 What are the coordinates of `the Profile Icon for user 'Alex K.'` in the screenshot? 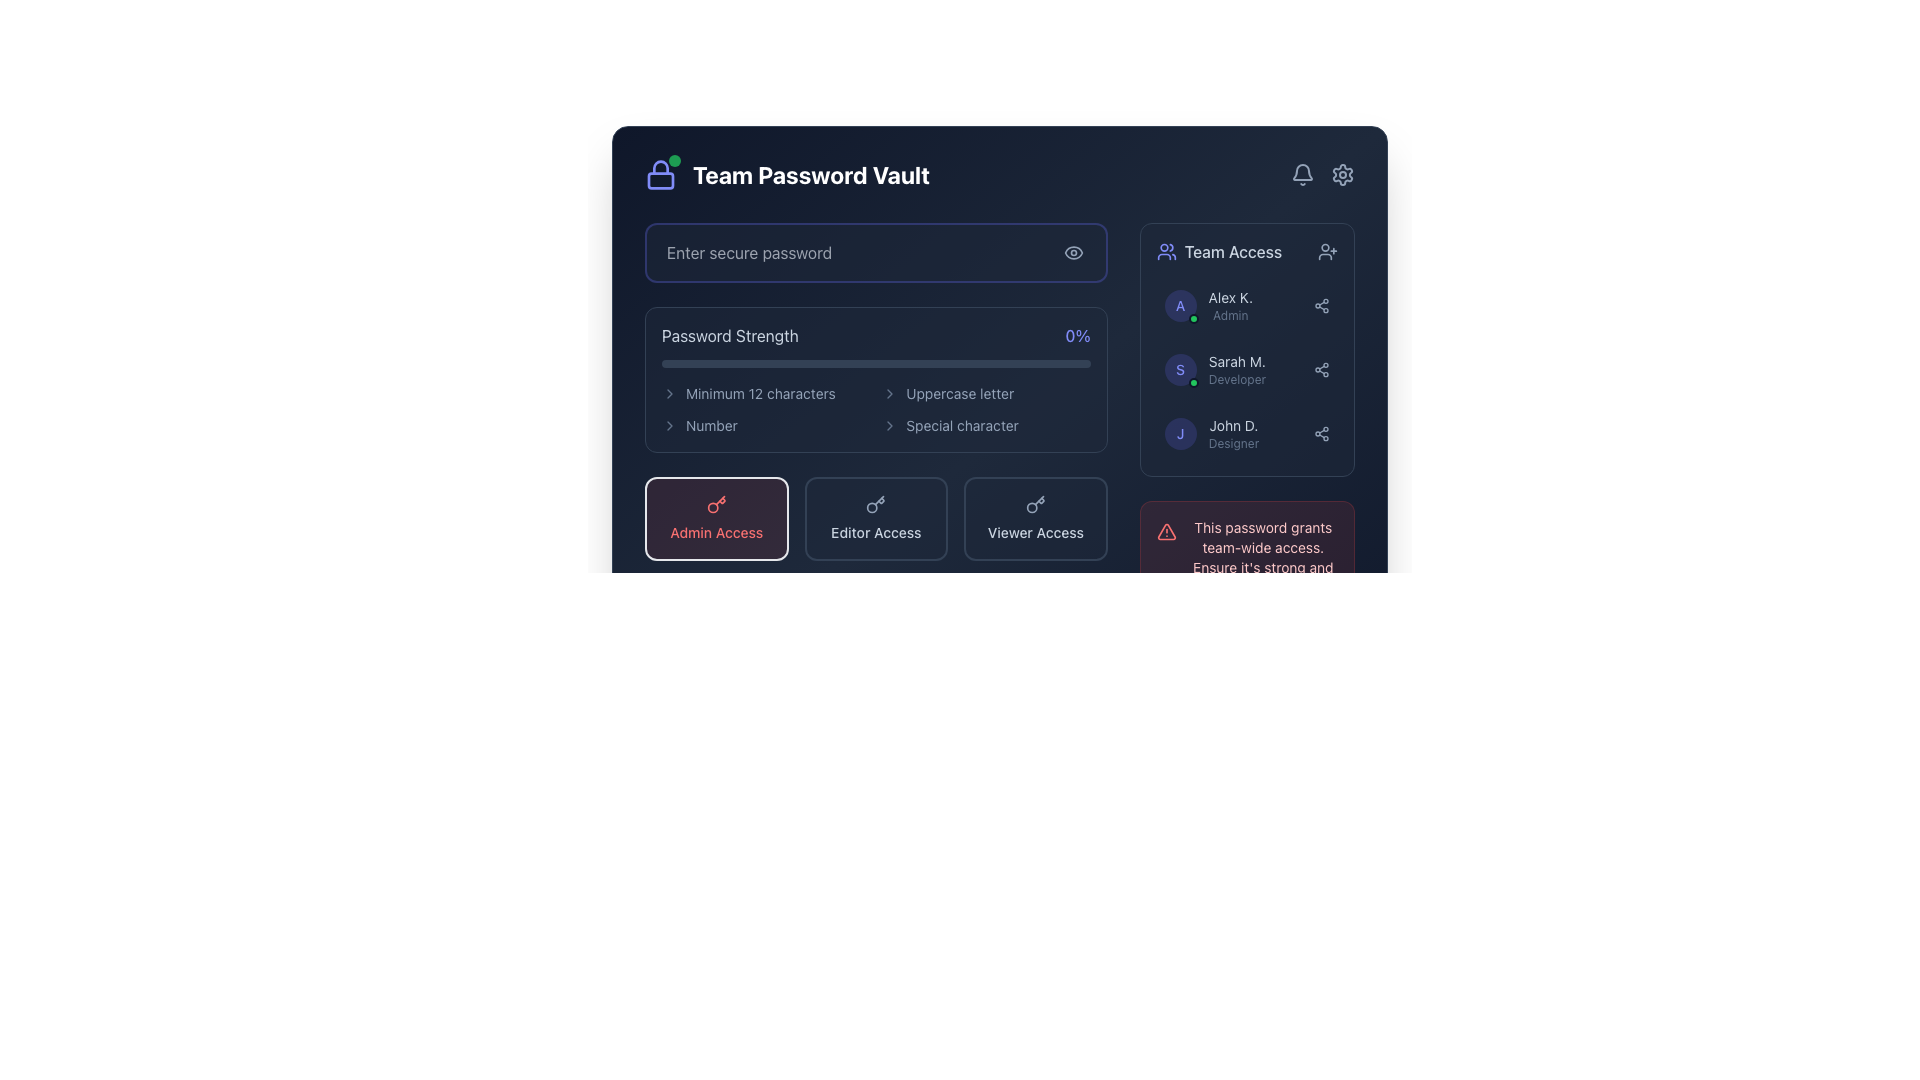 It's located at (1180, 305).